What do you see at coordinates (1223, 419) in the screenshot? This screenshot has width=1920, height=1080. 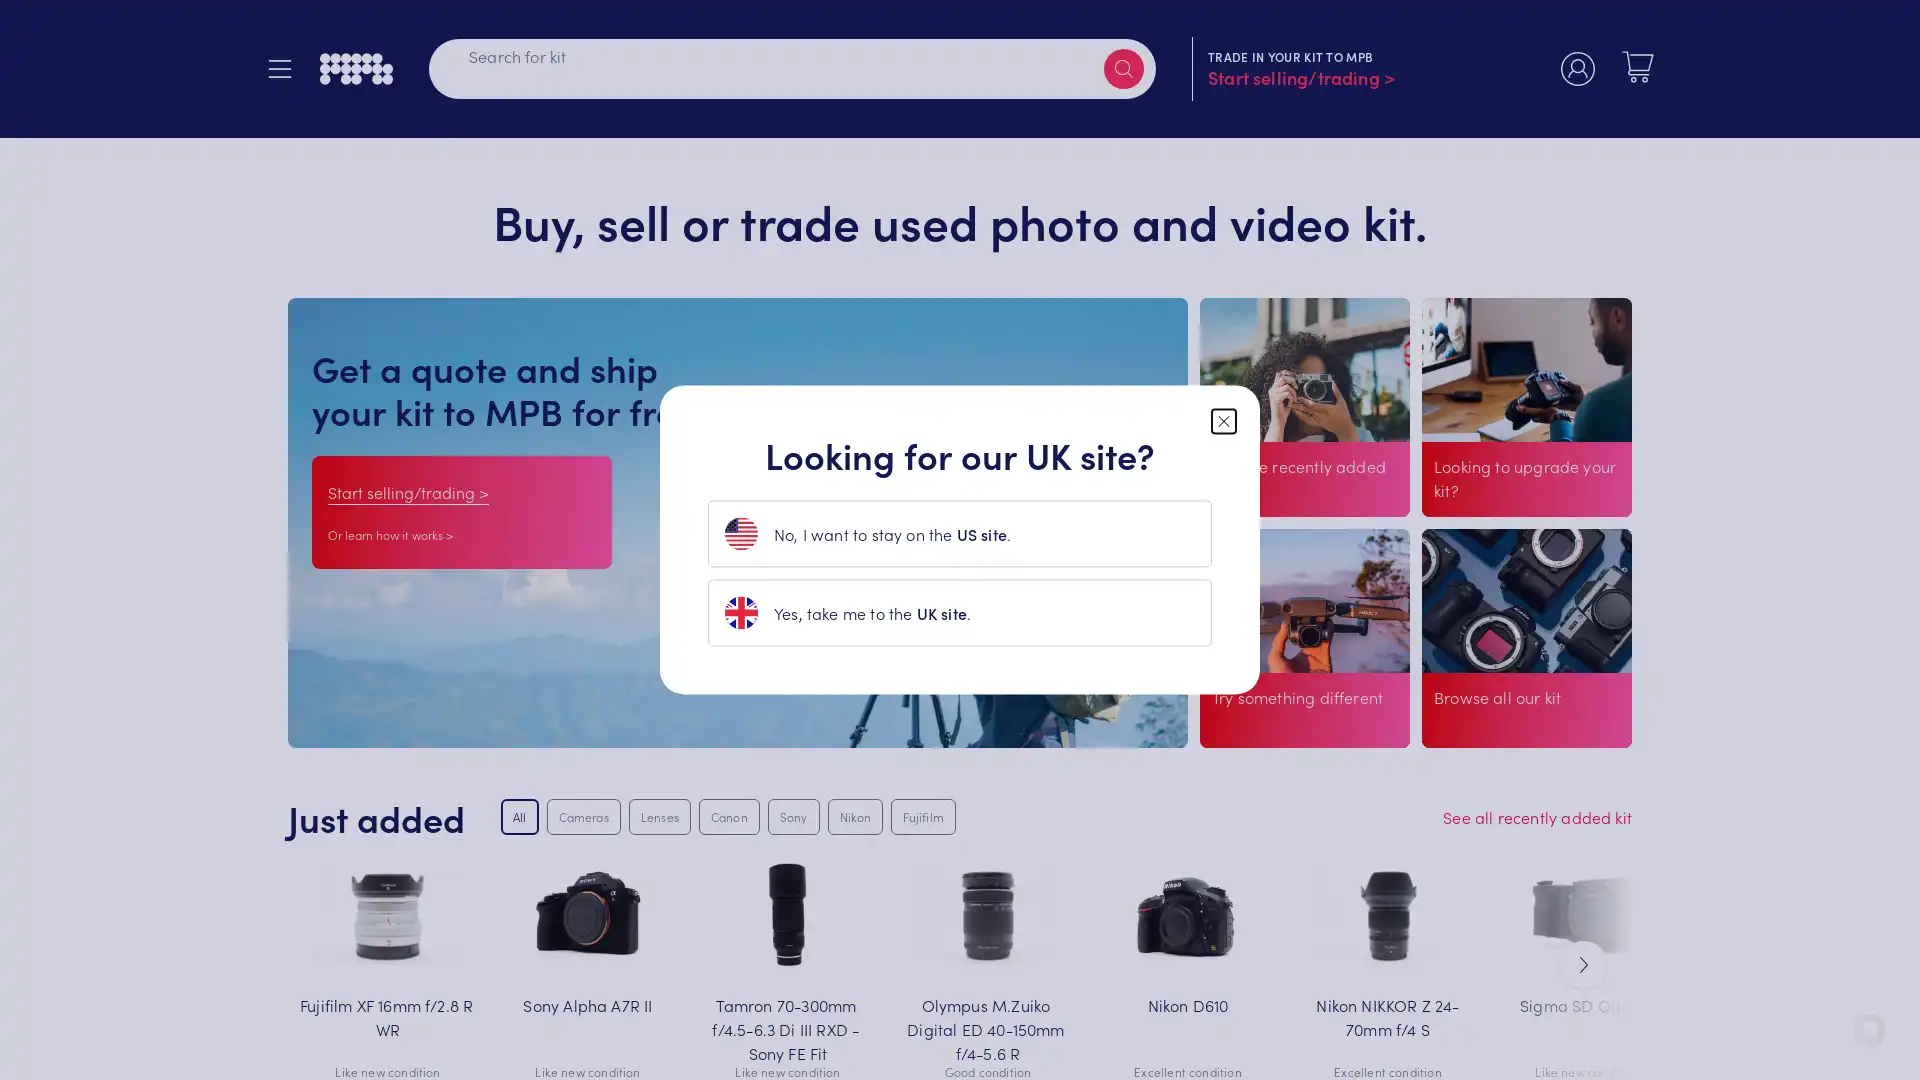 I see `Close modal` at bounding box center [1223, 419].